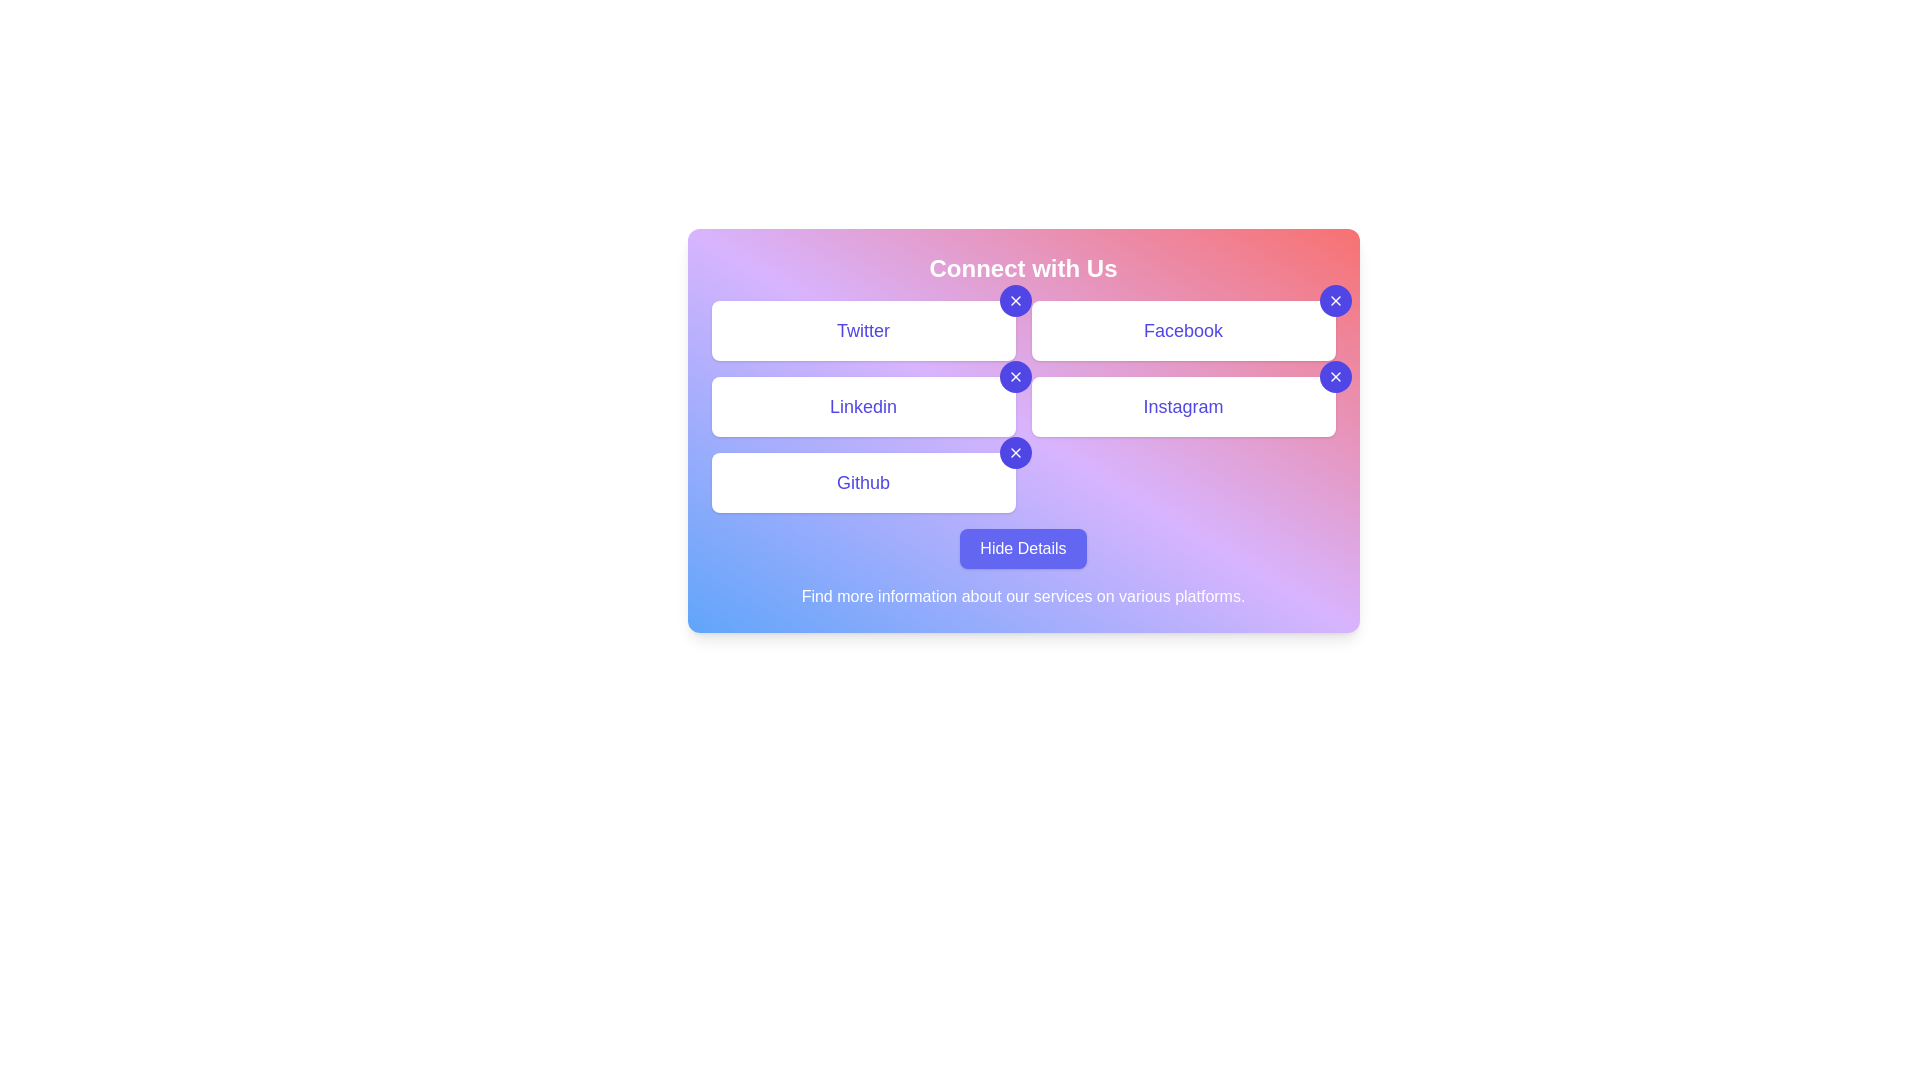 The width and height of the screenshot is (1920, 1080). Describe the element at coordinates (1183, 406) in the screenshot. I see `the Instagram button card, which is a rectangular card with a white background and indigo text, located in the fourth row and second column under 'Connect with Us'` at that location.